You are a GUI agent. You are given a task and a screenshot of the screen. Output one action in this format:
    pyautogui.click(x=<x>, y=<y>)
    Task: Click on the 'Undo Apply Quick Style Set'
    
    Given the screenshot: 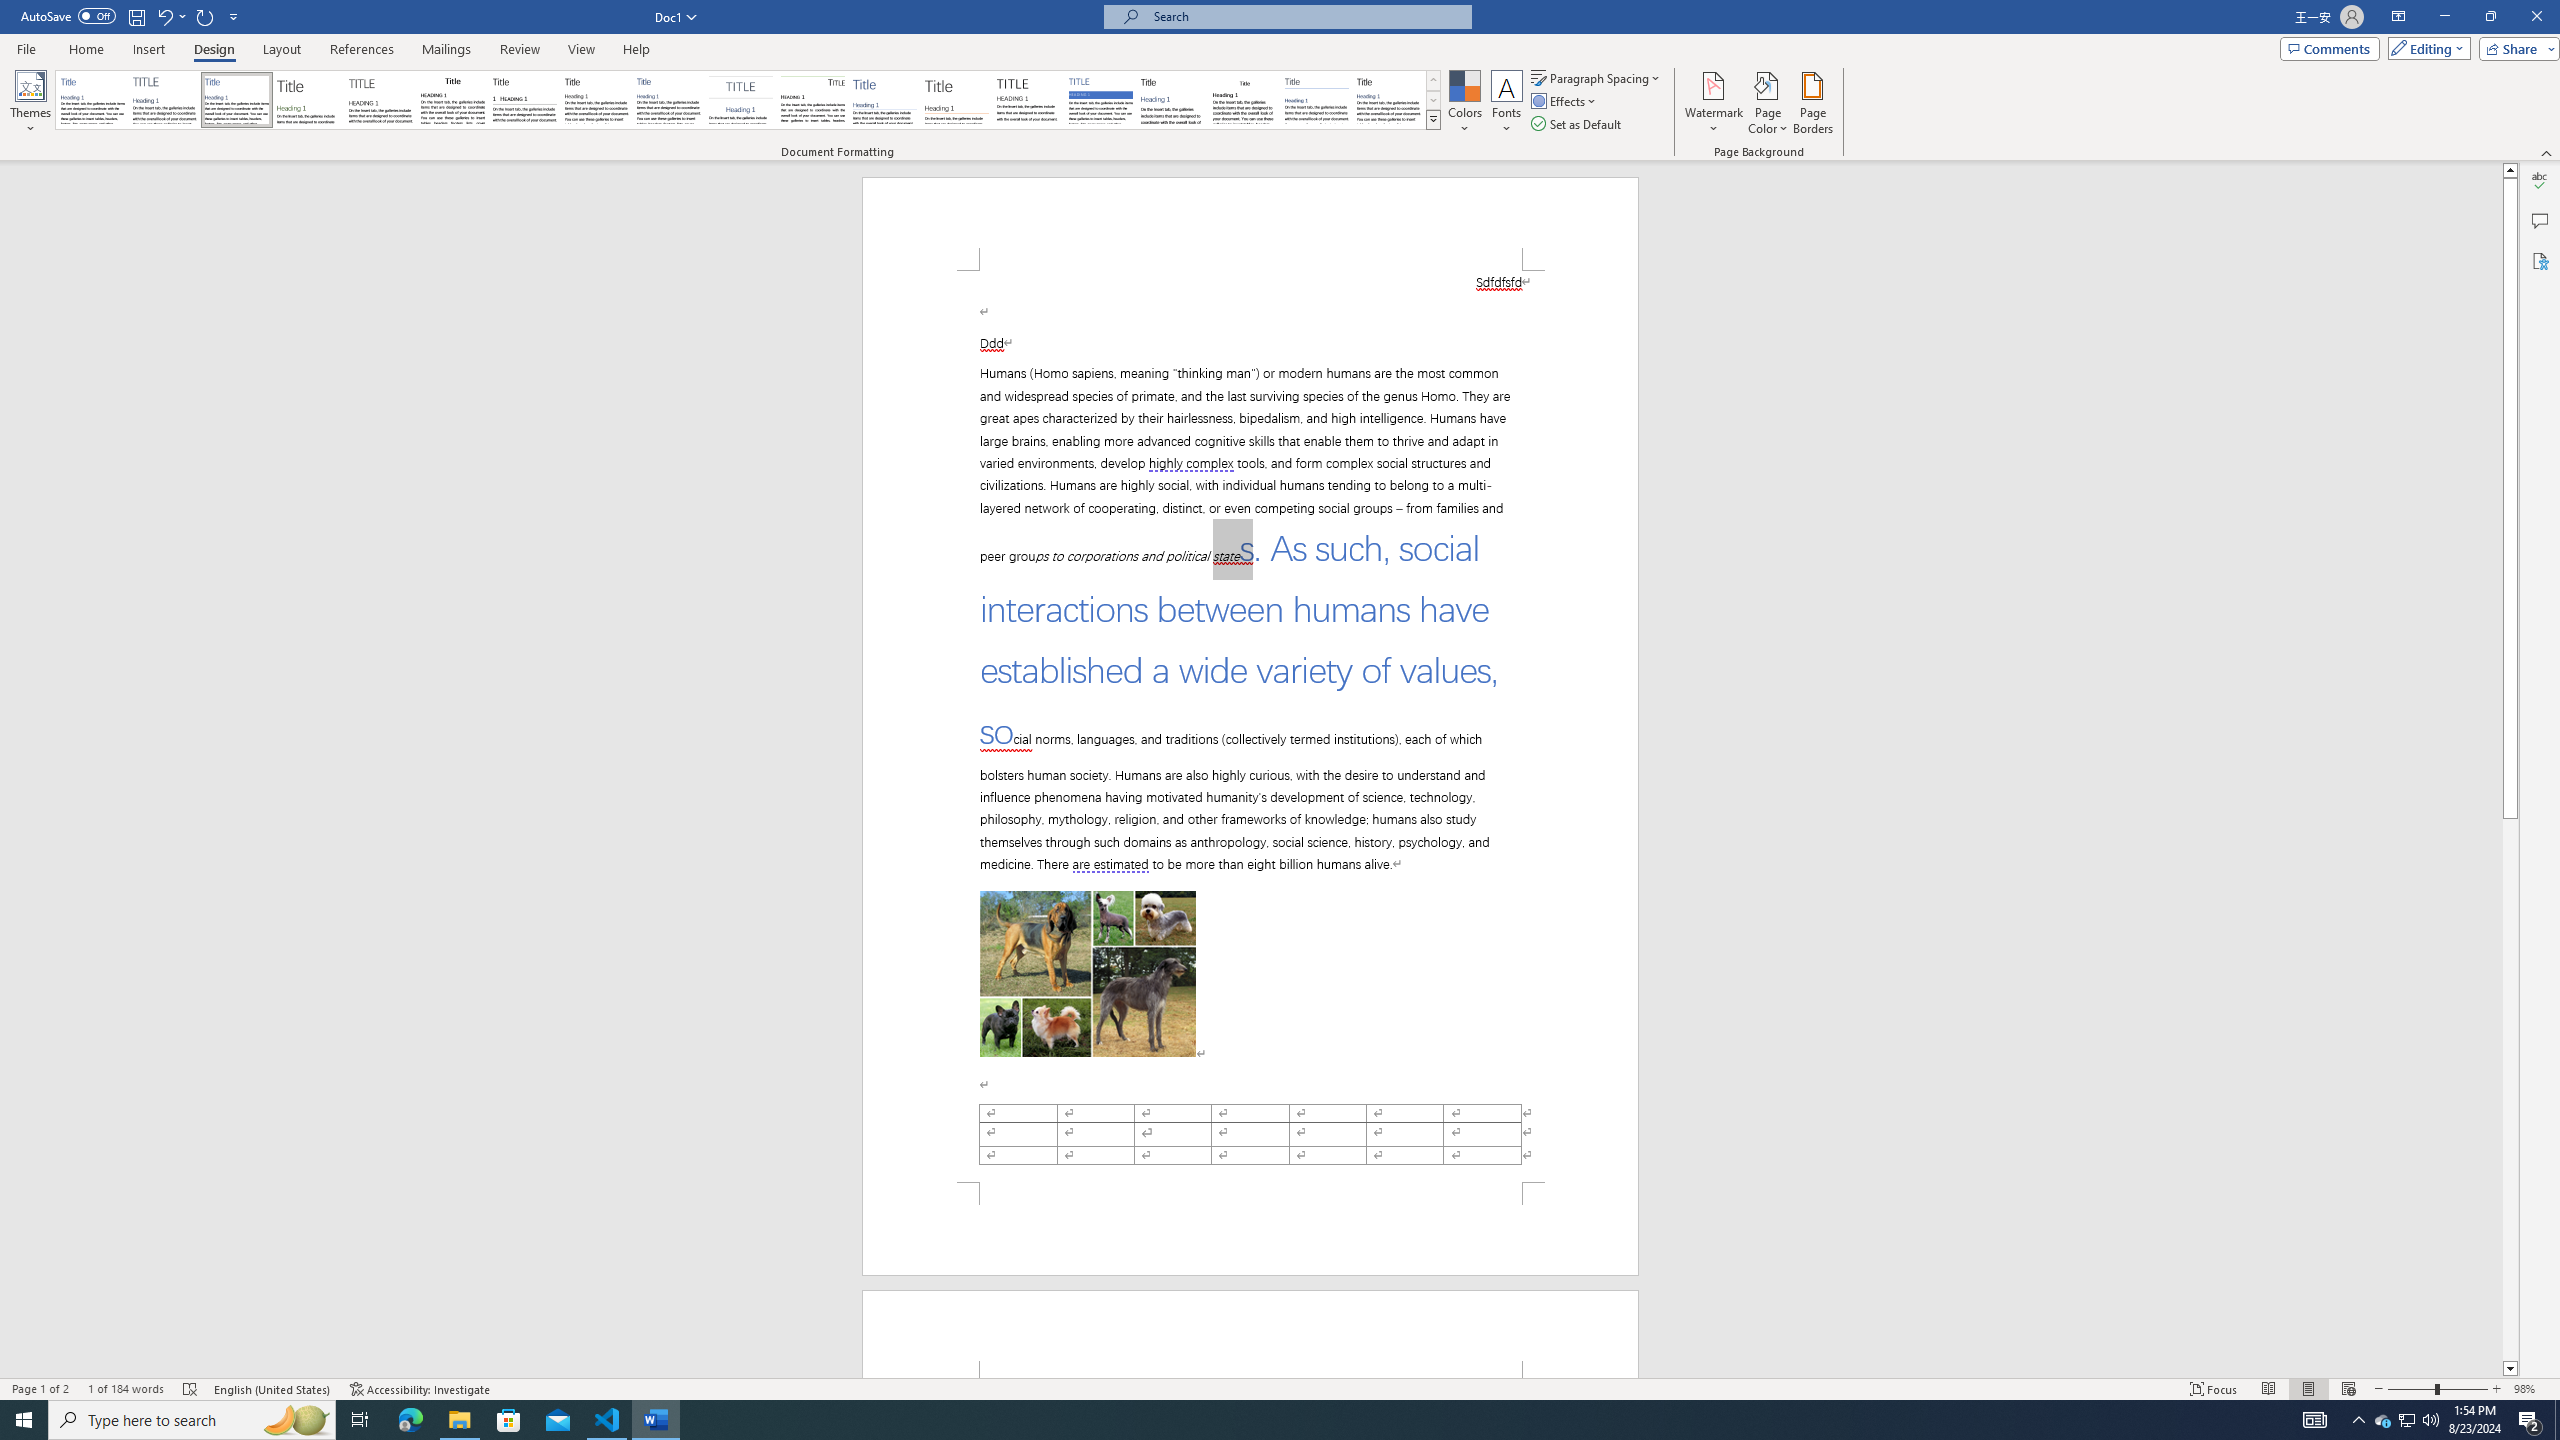 What is the action you would take?
    pyautogui.click(x=170, y=15)
    